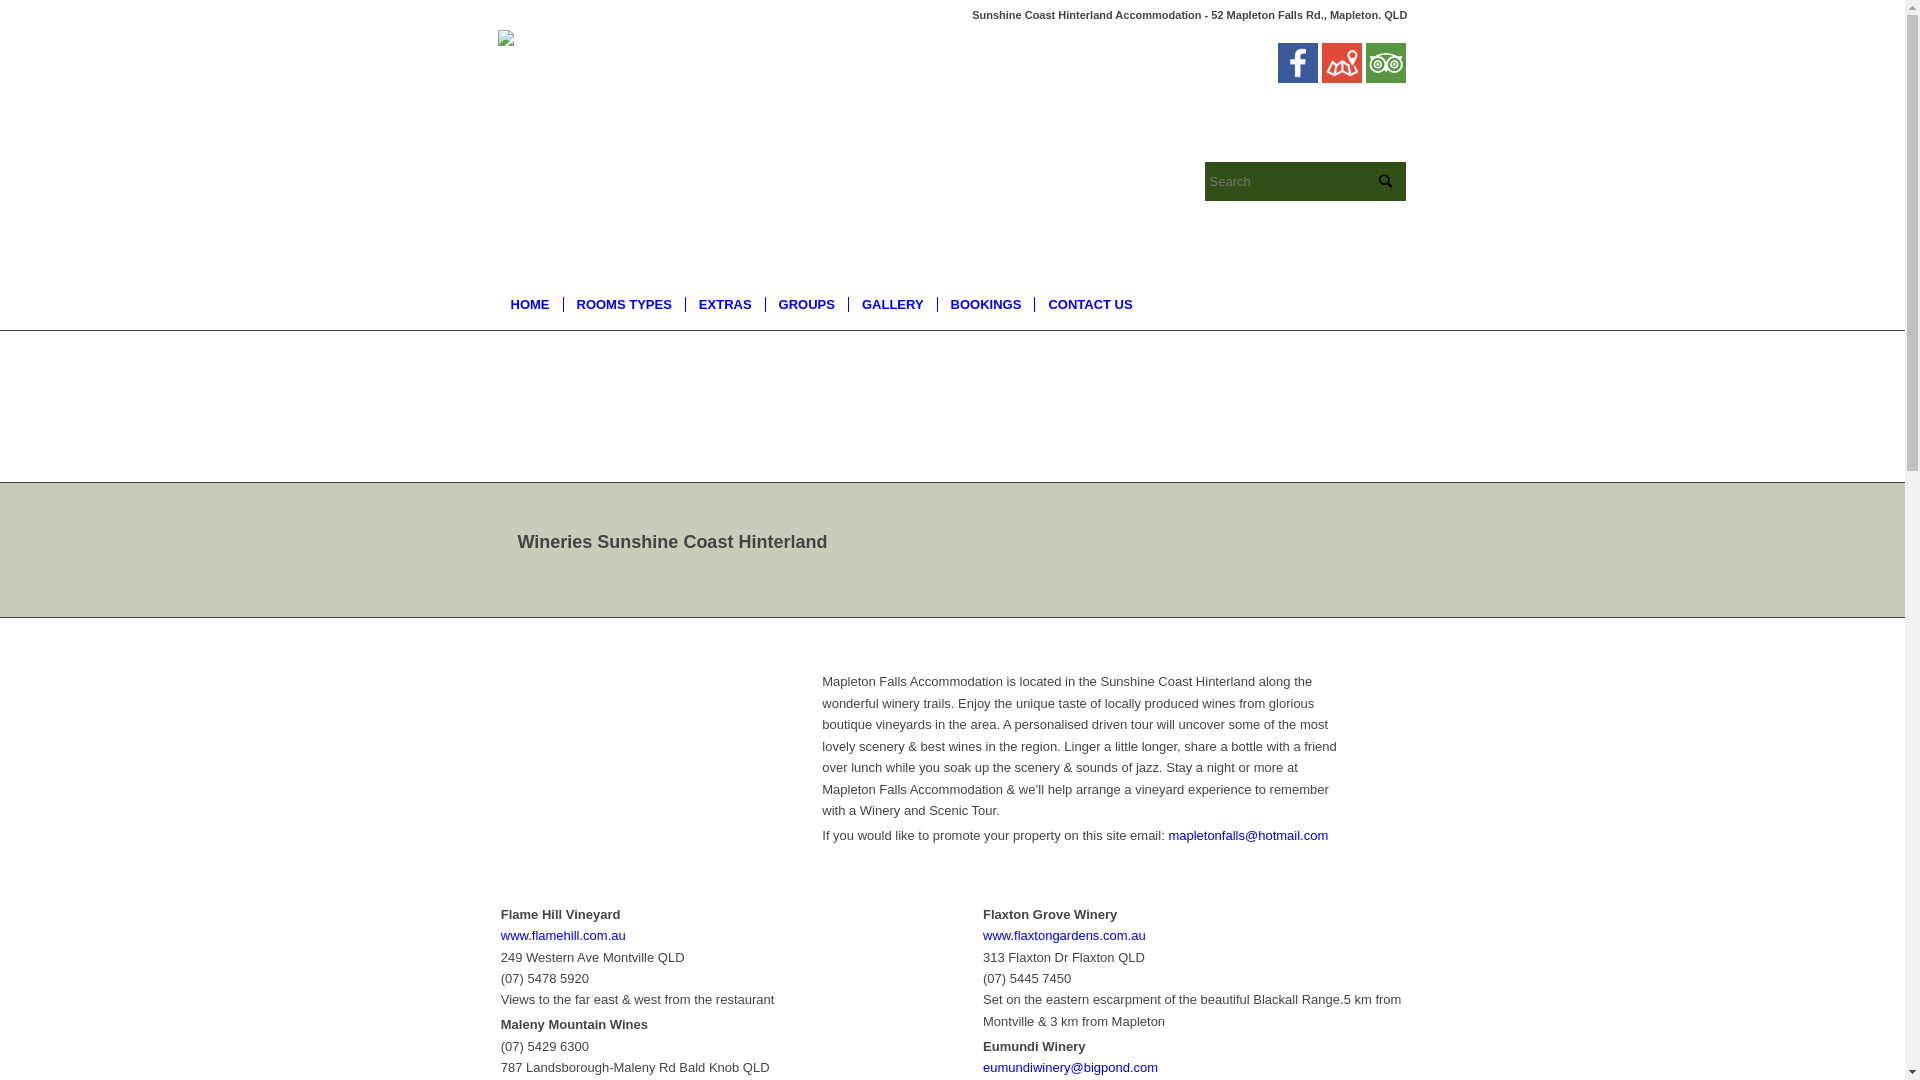 The width and height of the screenshot is (1920, 1080). I want to click on 'HOME', so click(530, 304).